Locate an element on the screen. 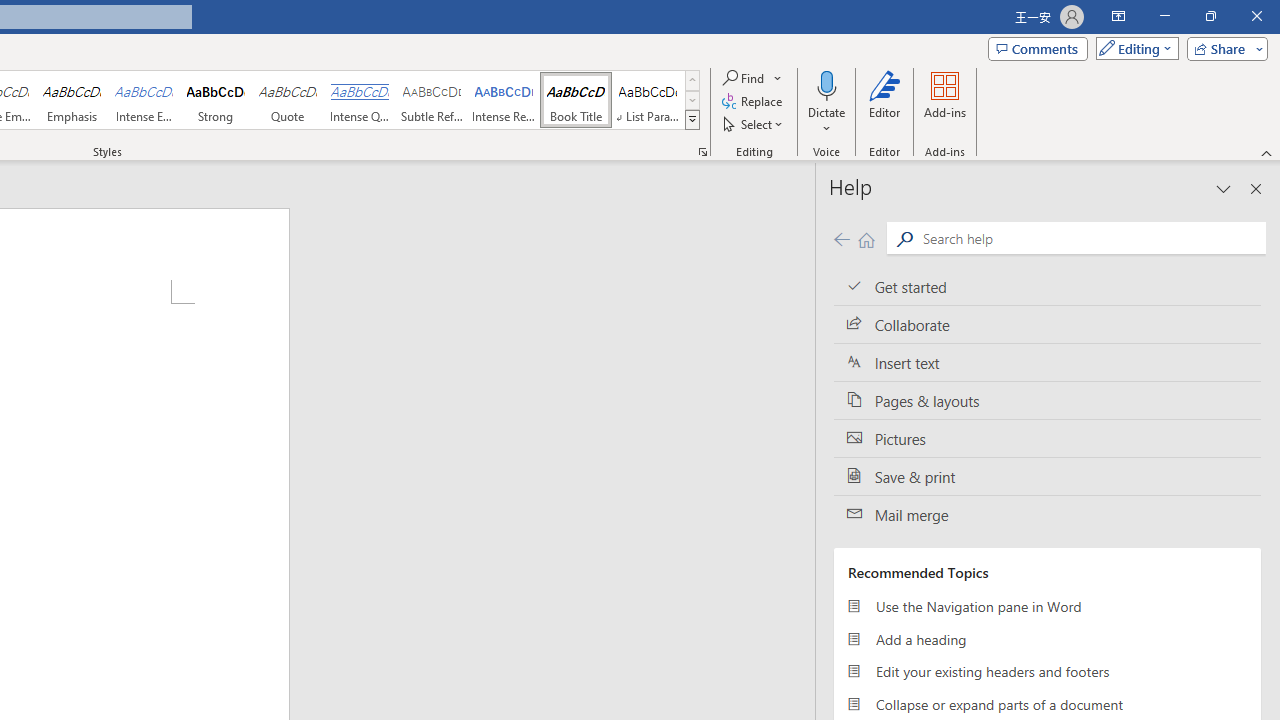  'Dictate' is located at coordinates (826, 103).